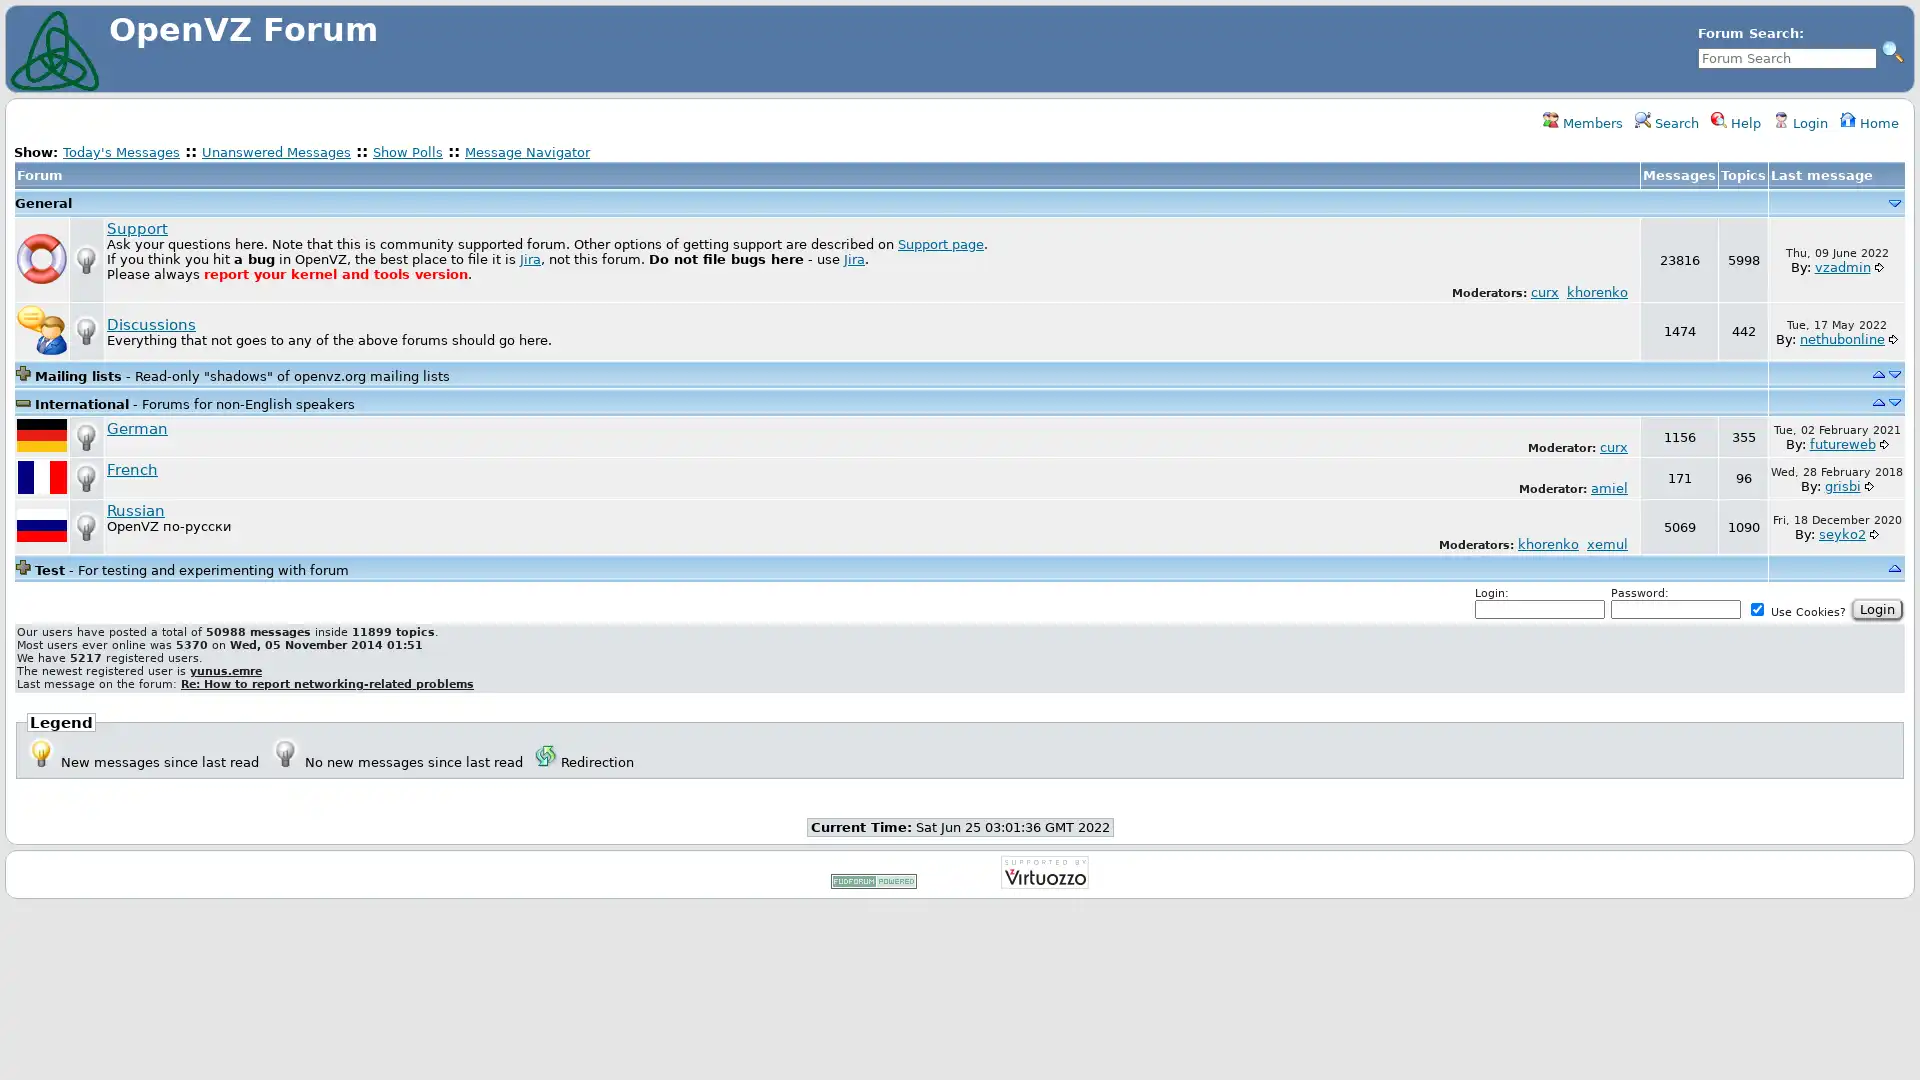  Describe the element at coordinates (1891, 50) in the screenshot. I see `Search` at that location.